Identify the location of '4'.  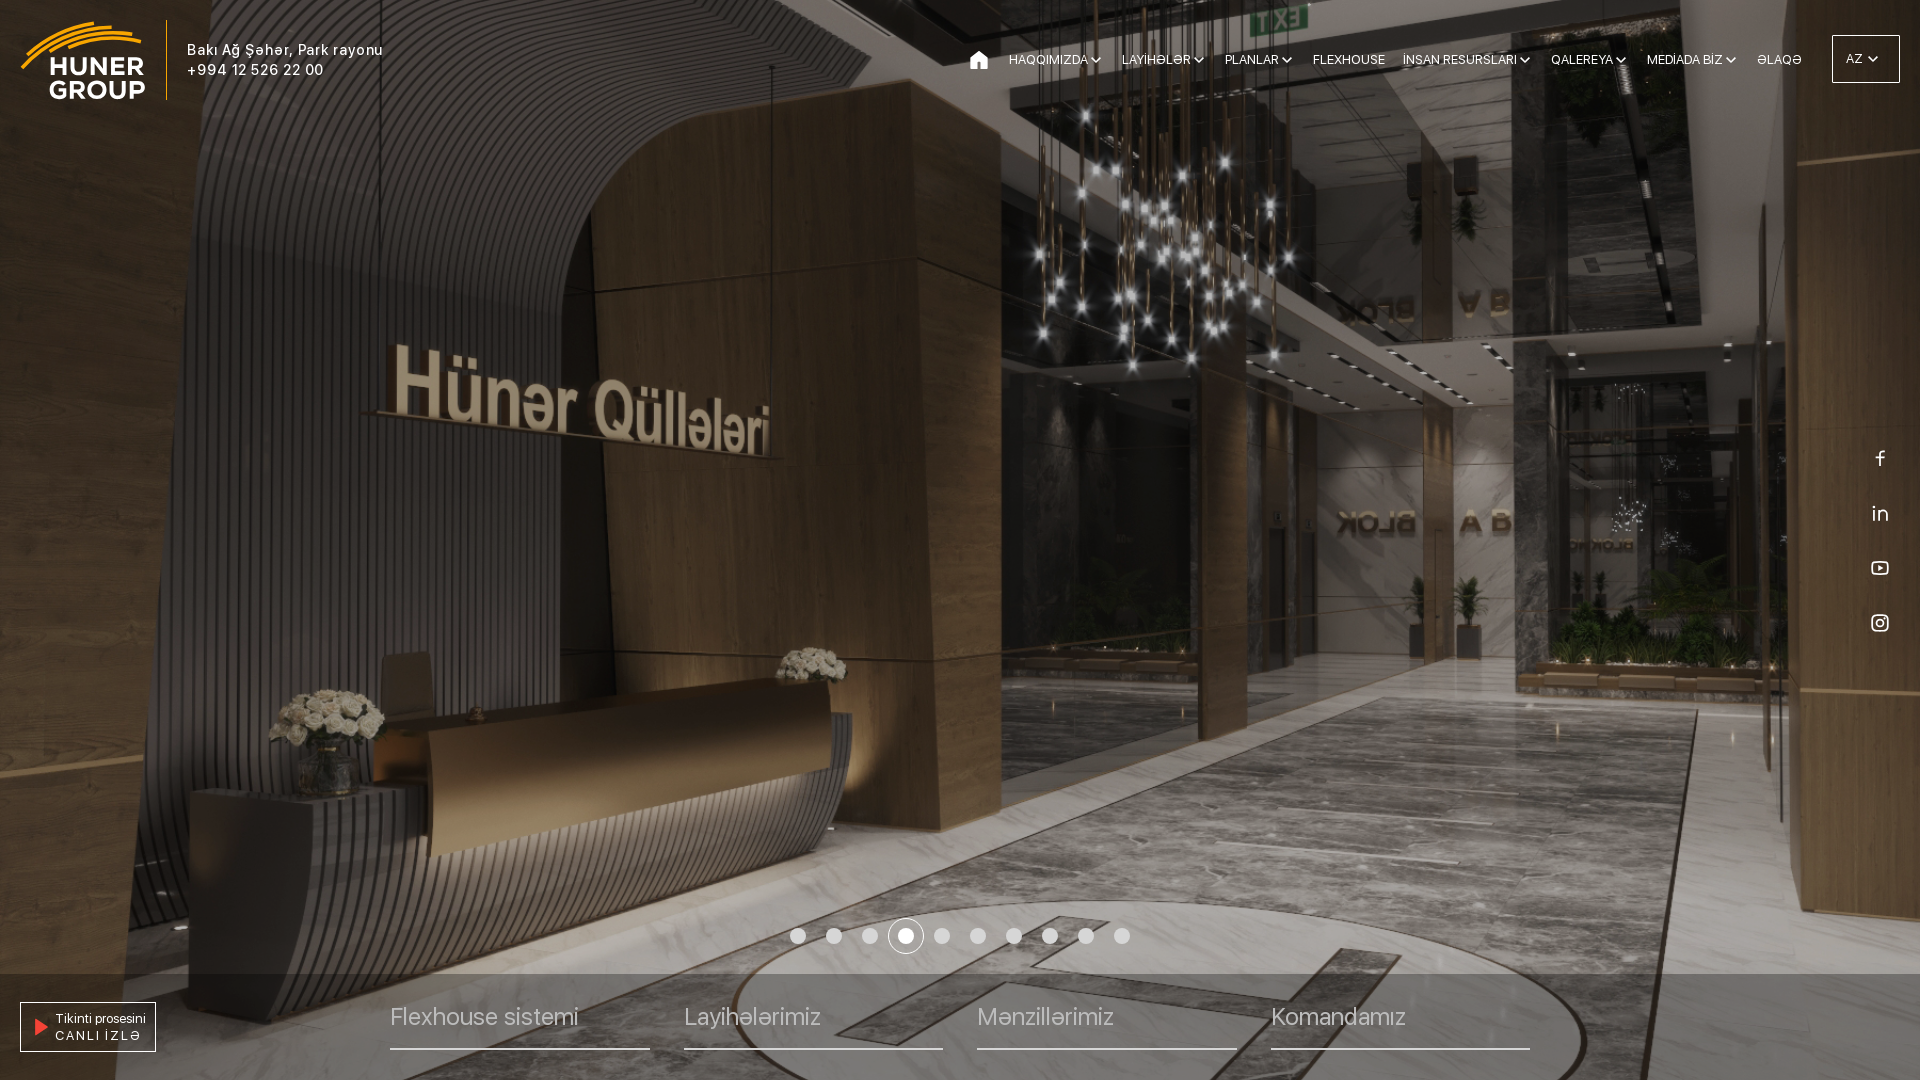
(905, 936).